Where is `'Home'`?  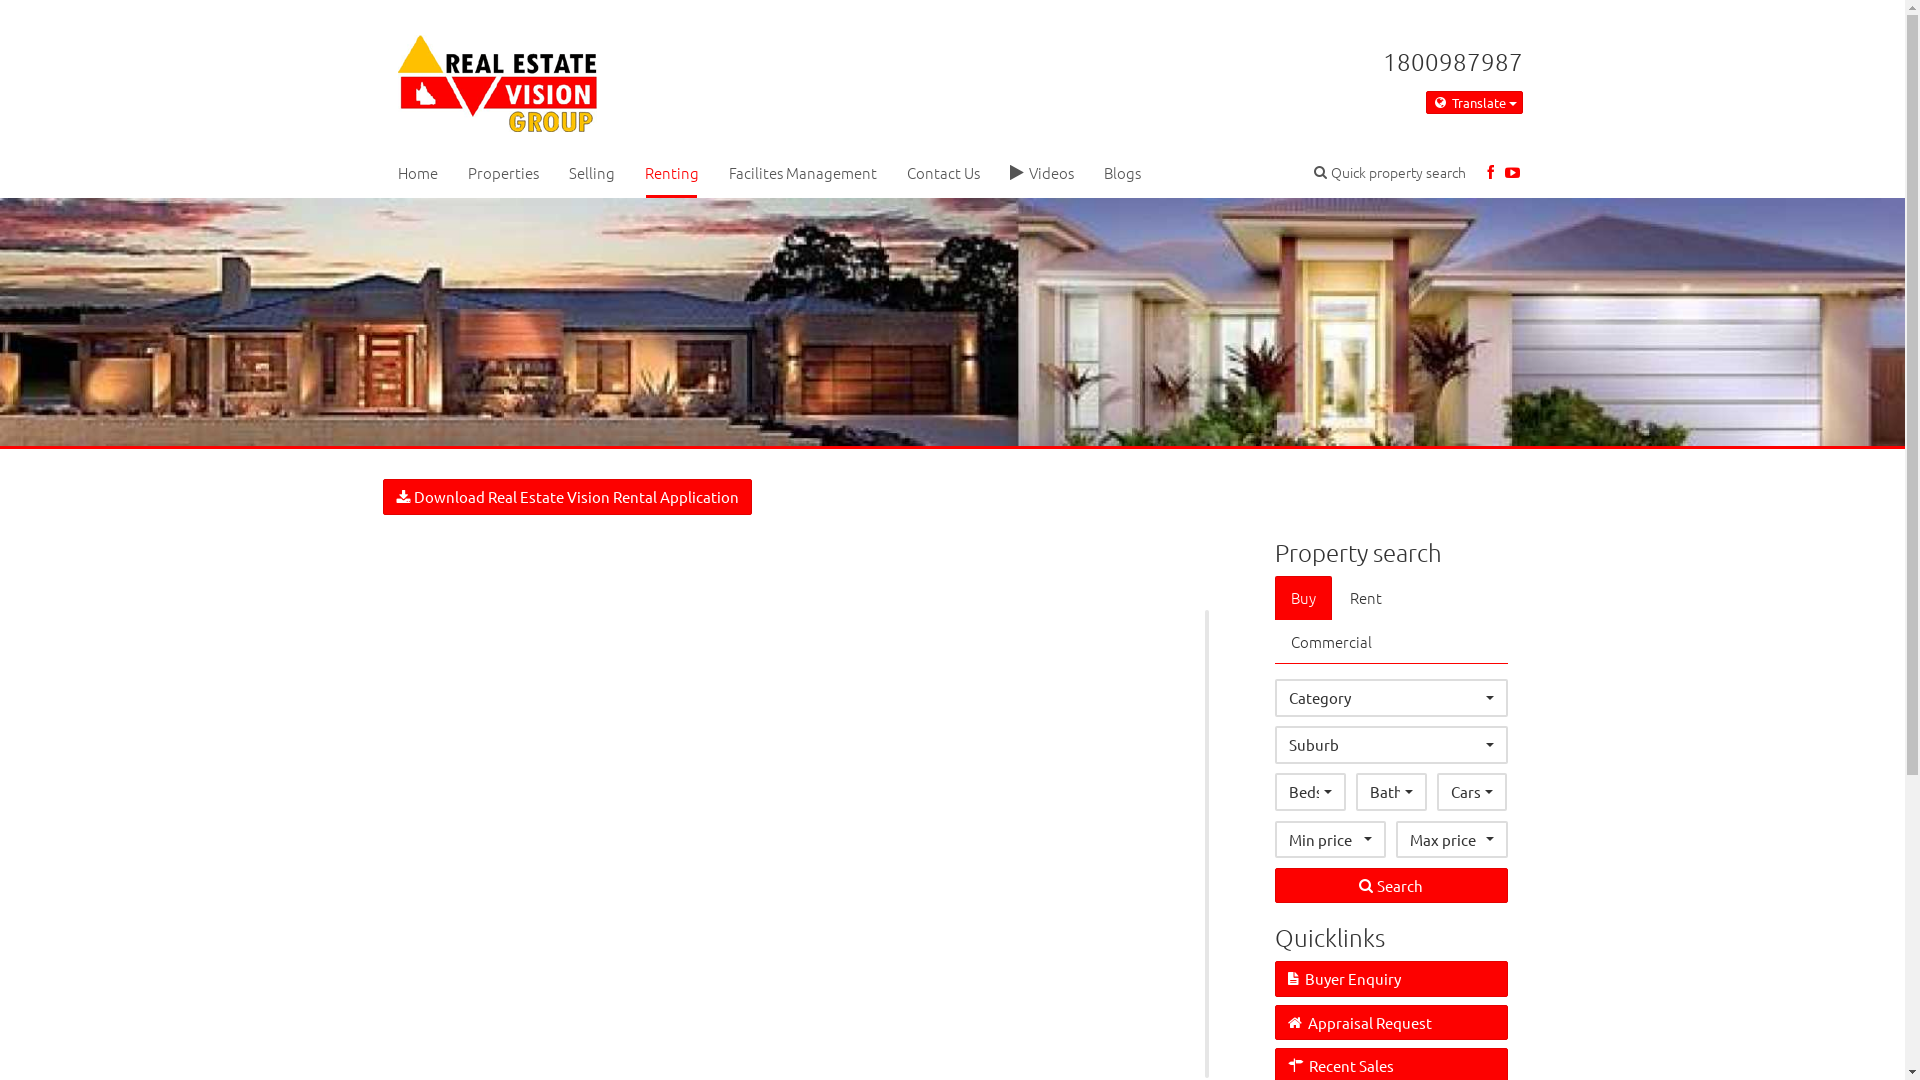 'Home' is located at coordinates (416, 171).